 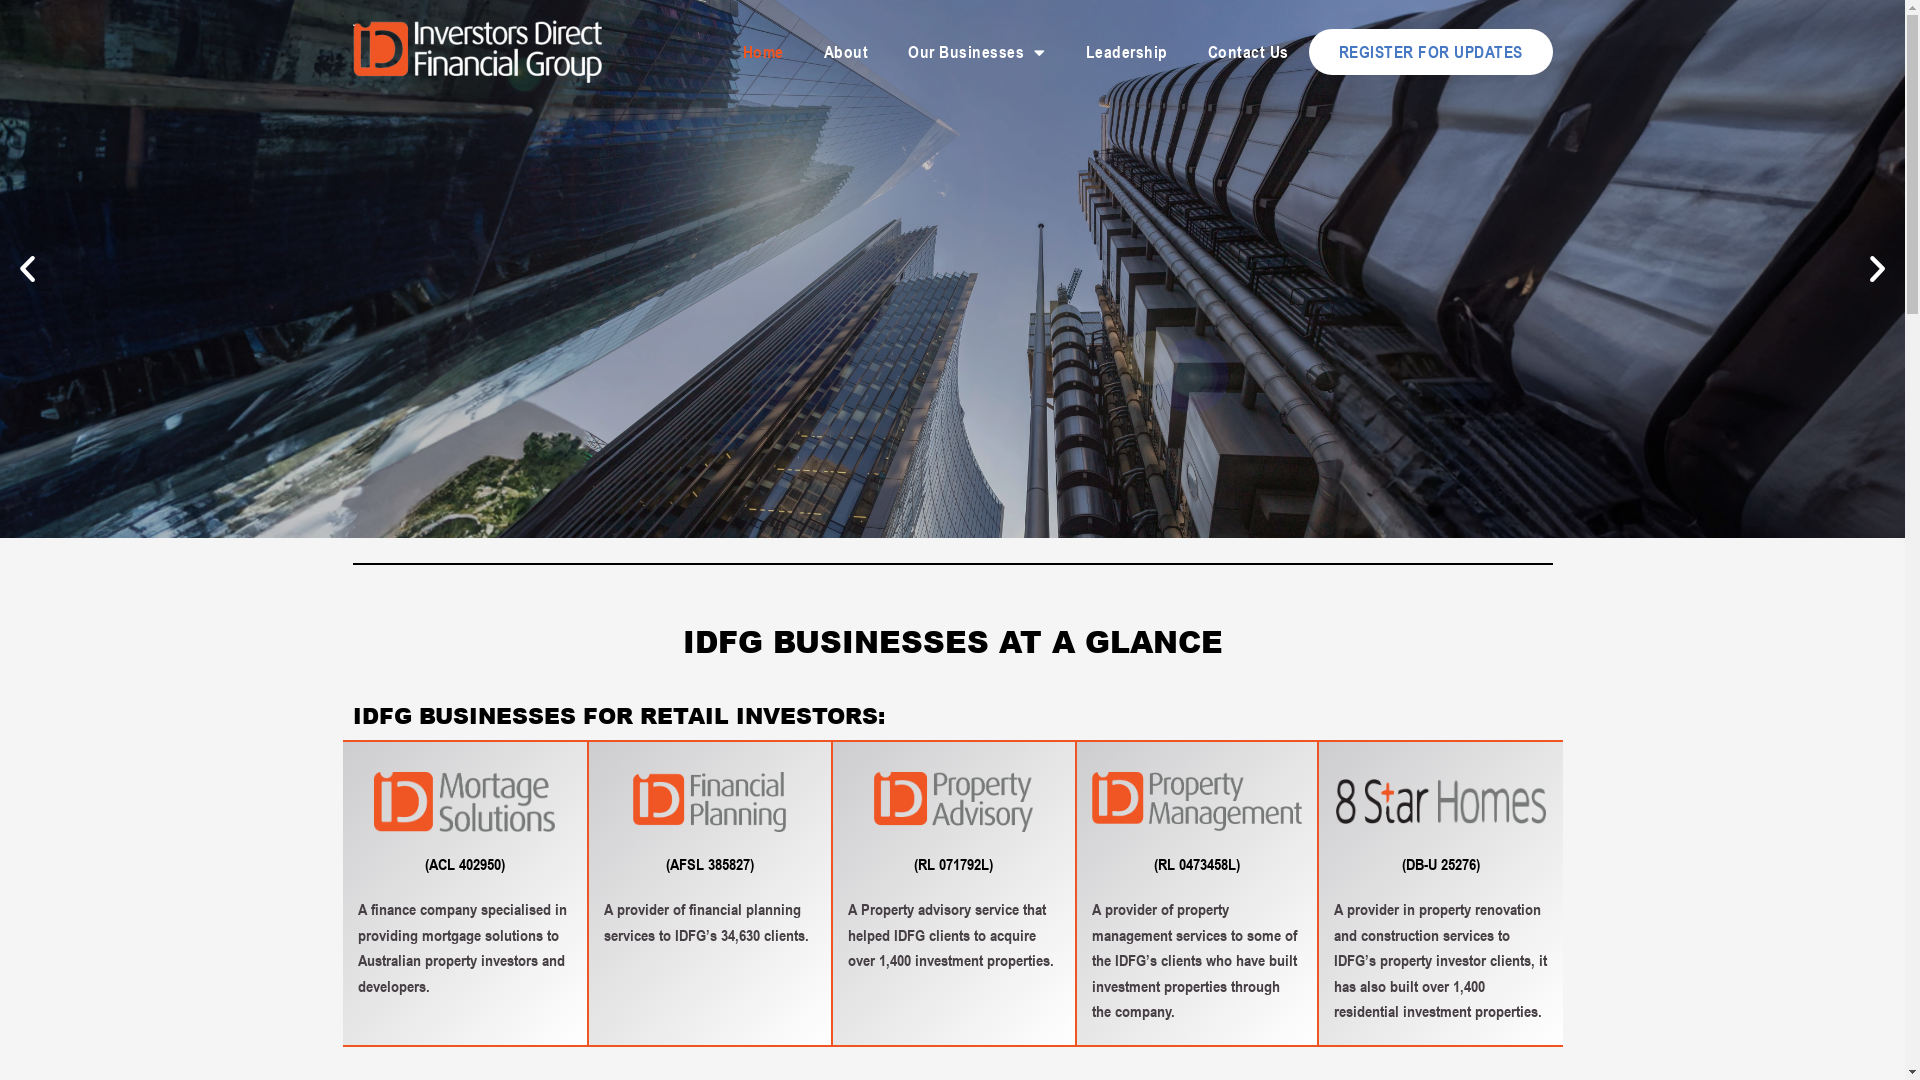 I want to click on 'About', so click(x=846, y=50).